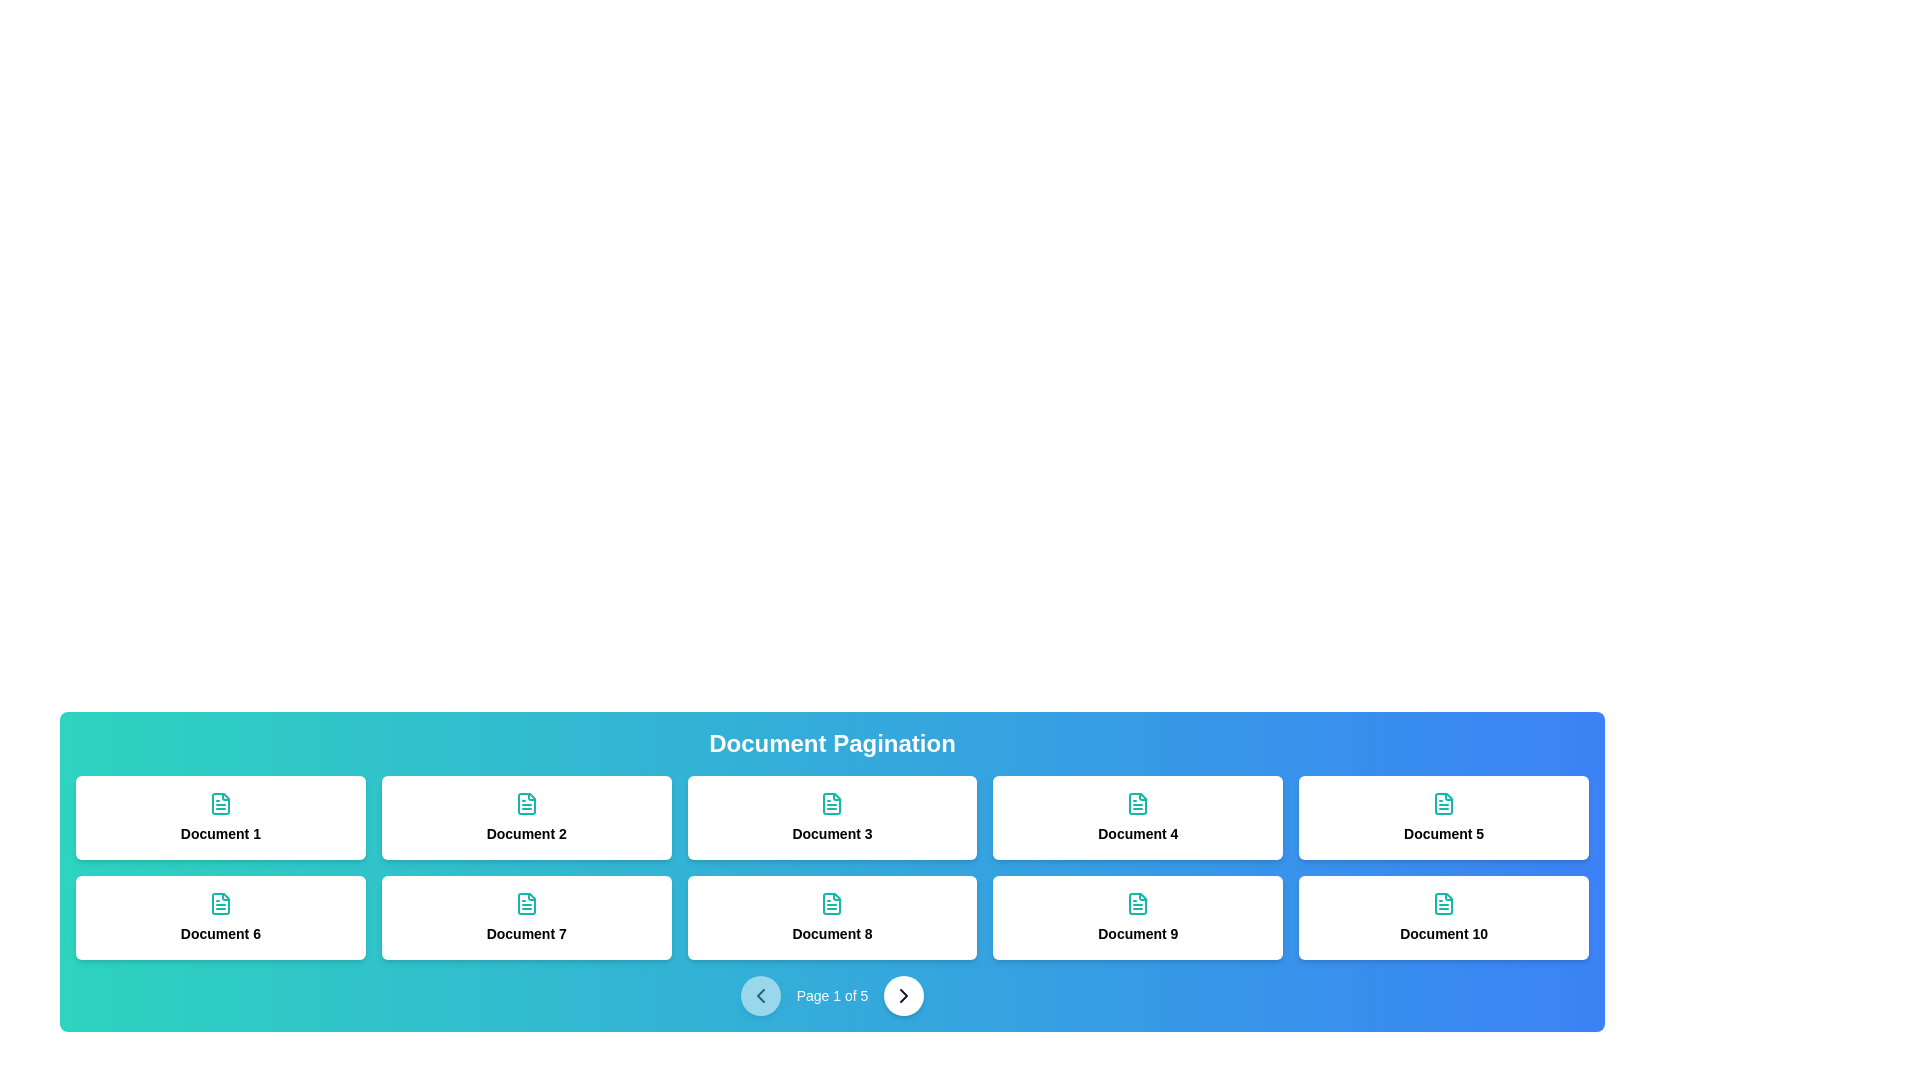 The width and height of the screenshot is (1920, 1080). I want to click on the document icon located centrally within the card labeled 'Document 3', which is in the first row, third column of the grid layout, so click(832, 802).